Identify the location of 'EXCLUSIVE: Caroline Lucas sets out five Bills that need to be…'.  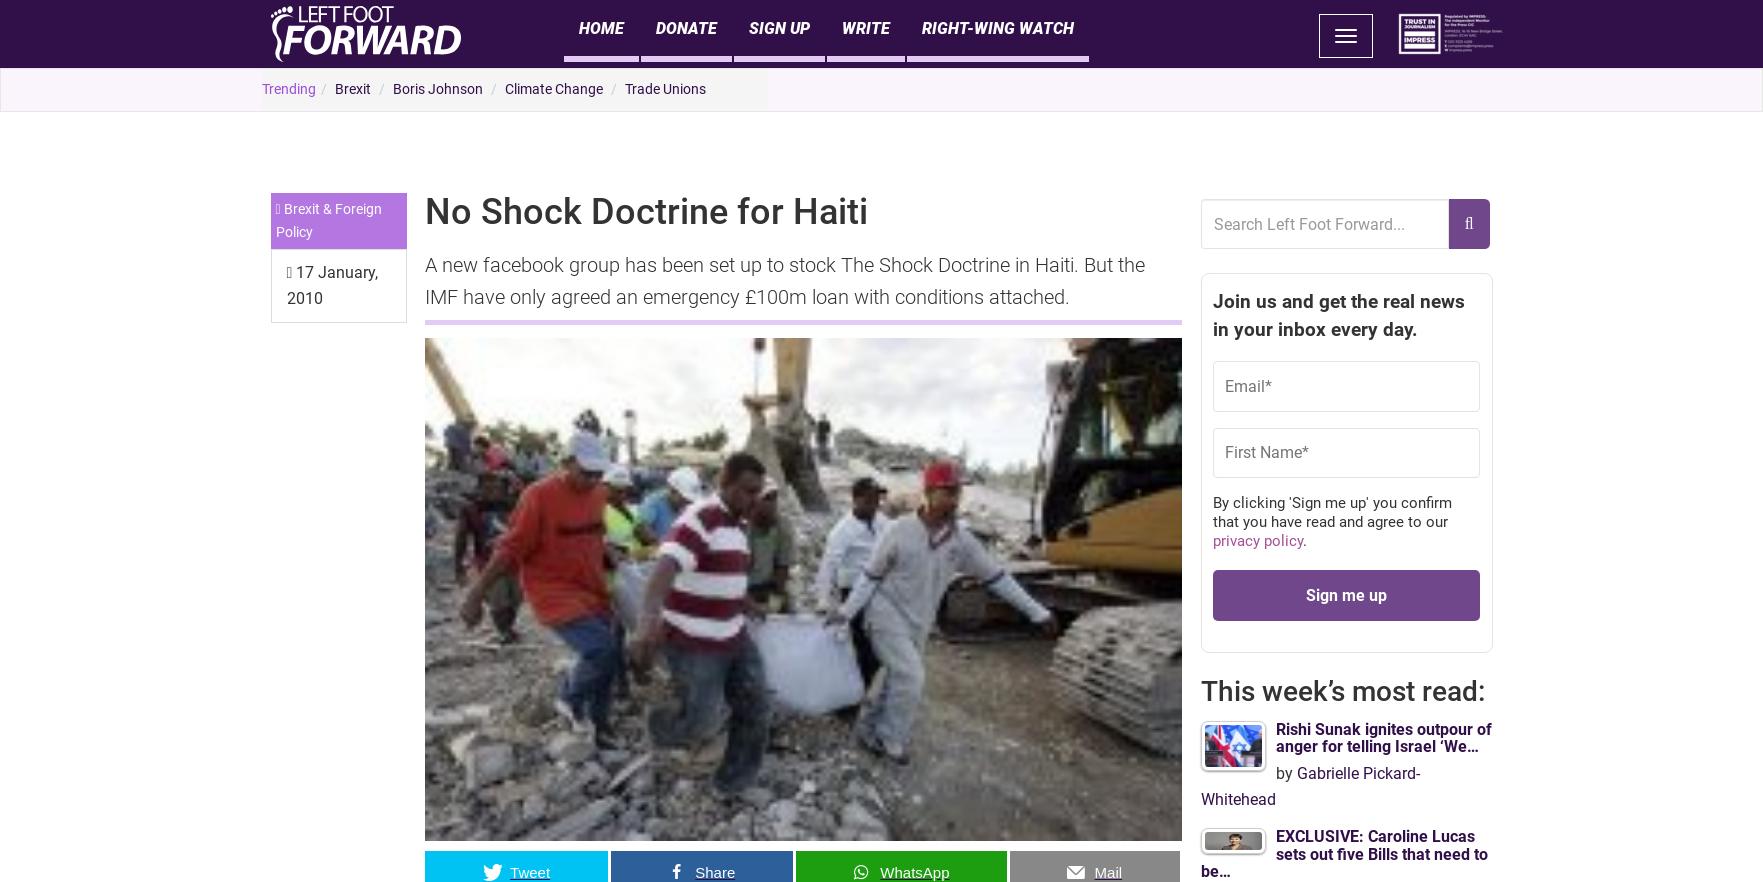
(1342, 852).